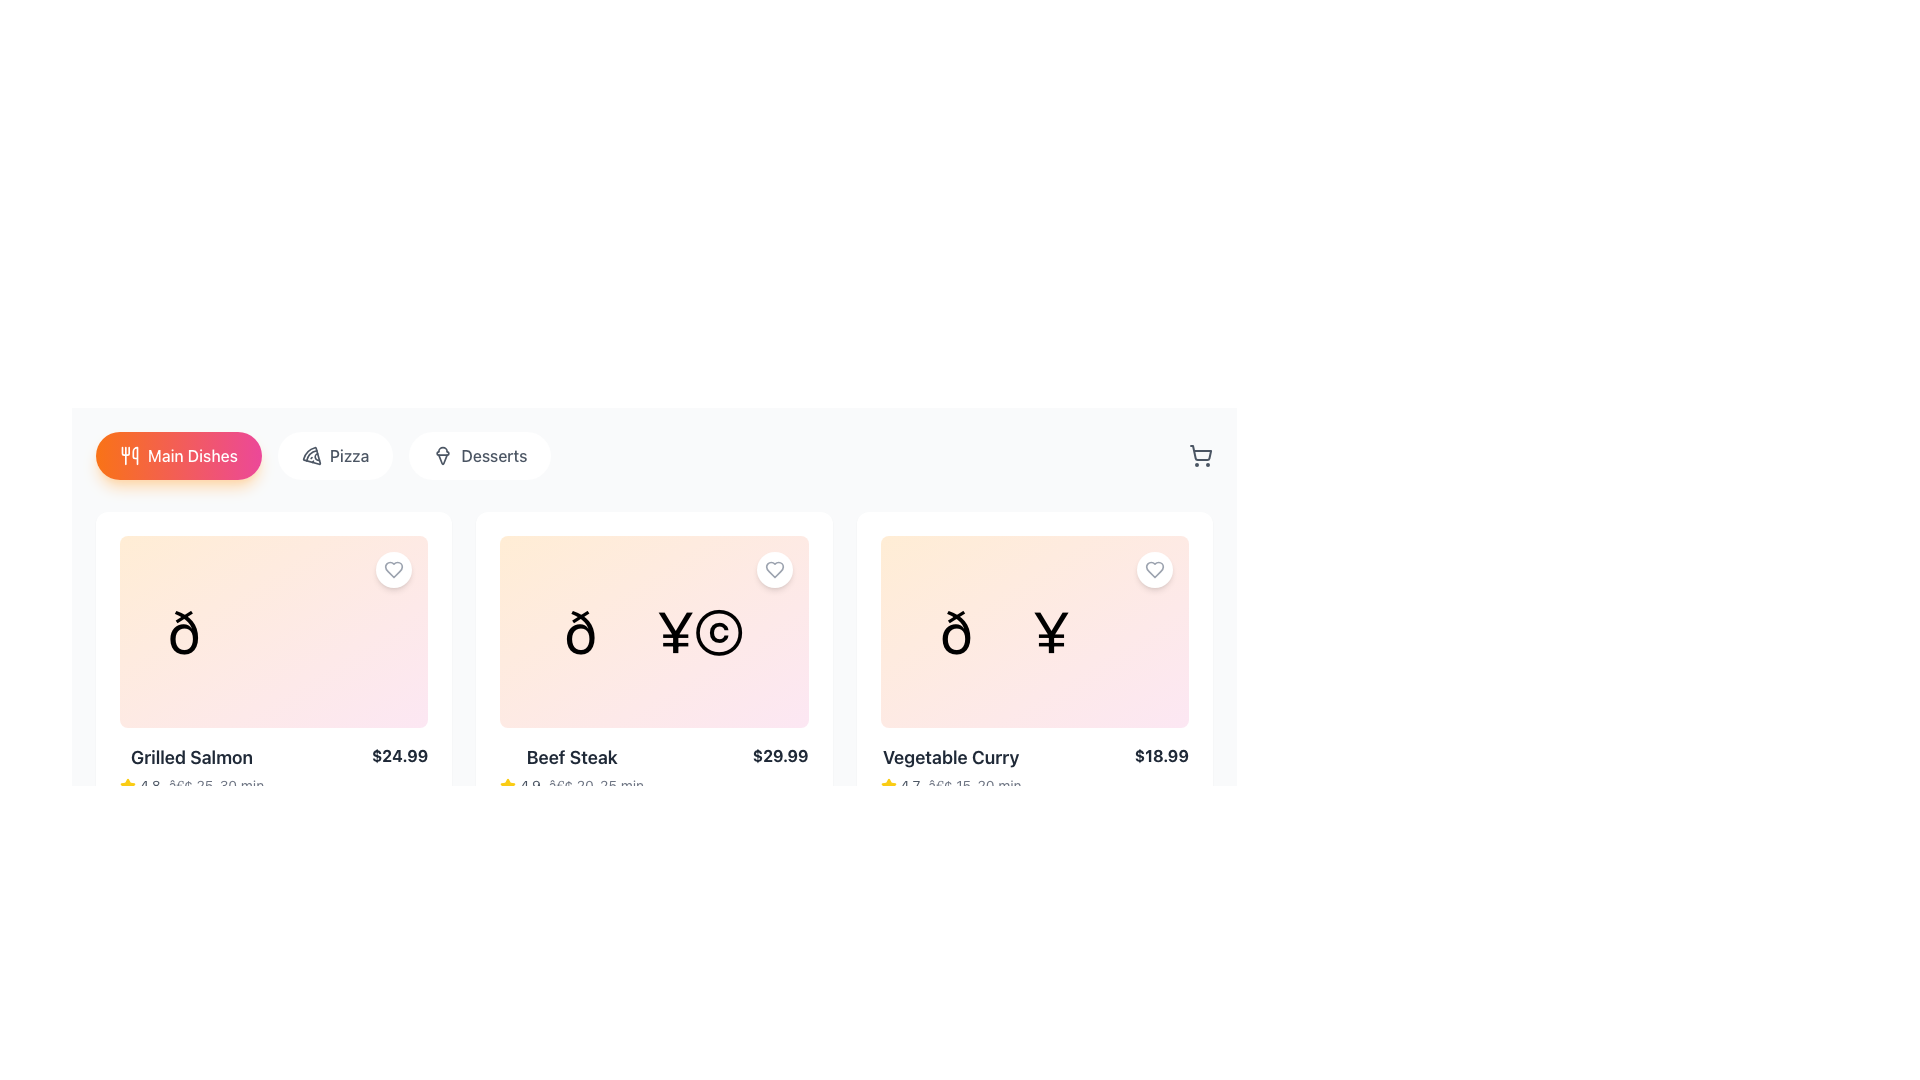 The image size is (1920, 1080). What do you see at coordinates (1200, 455) in the screenshot?
I see `the shopping cart icon located at the far right end of the navigation options` at bounding box center [1200, 455].